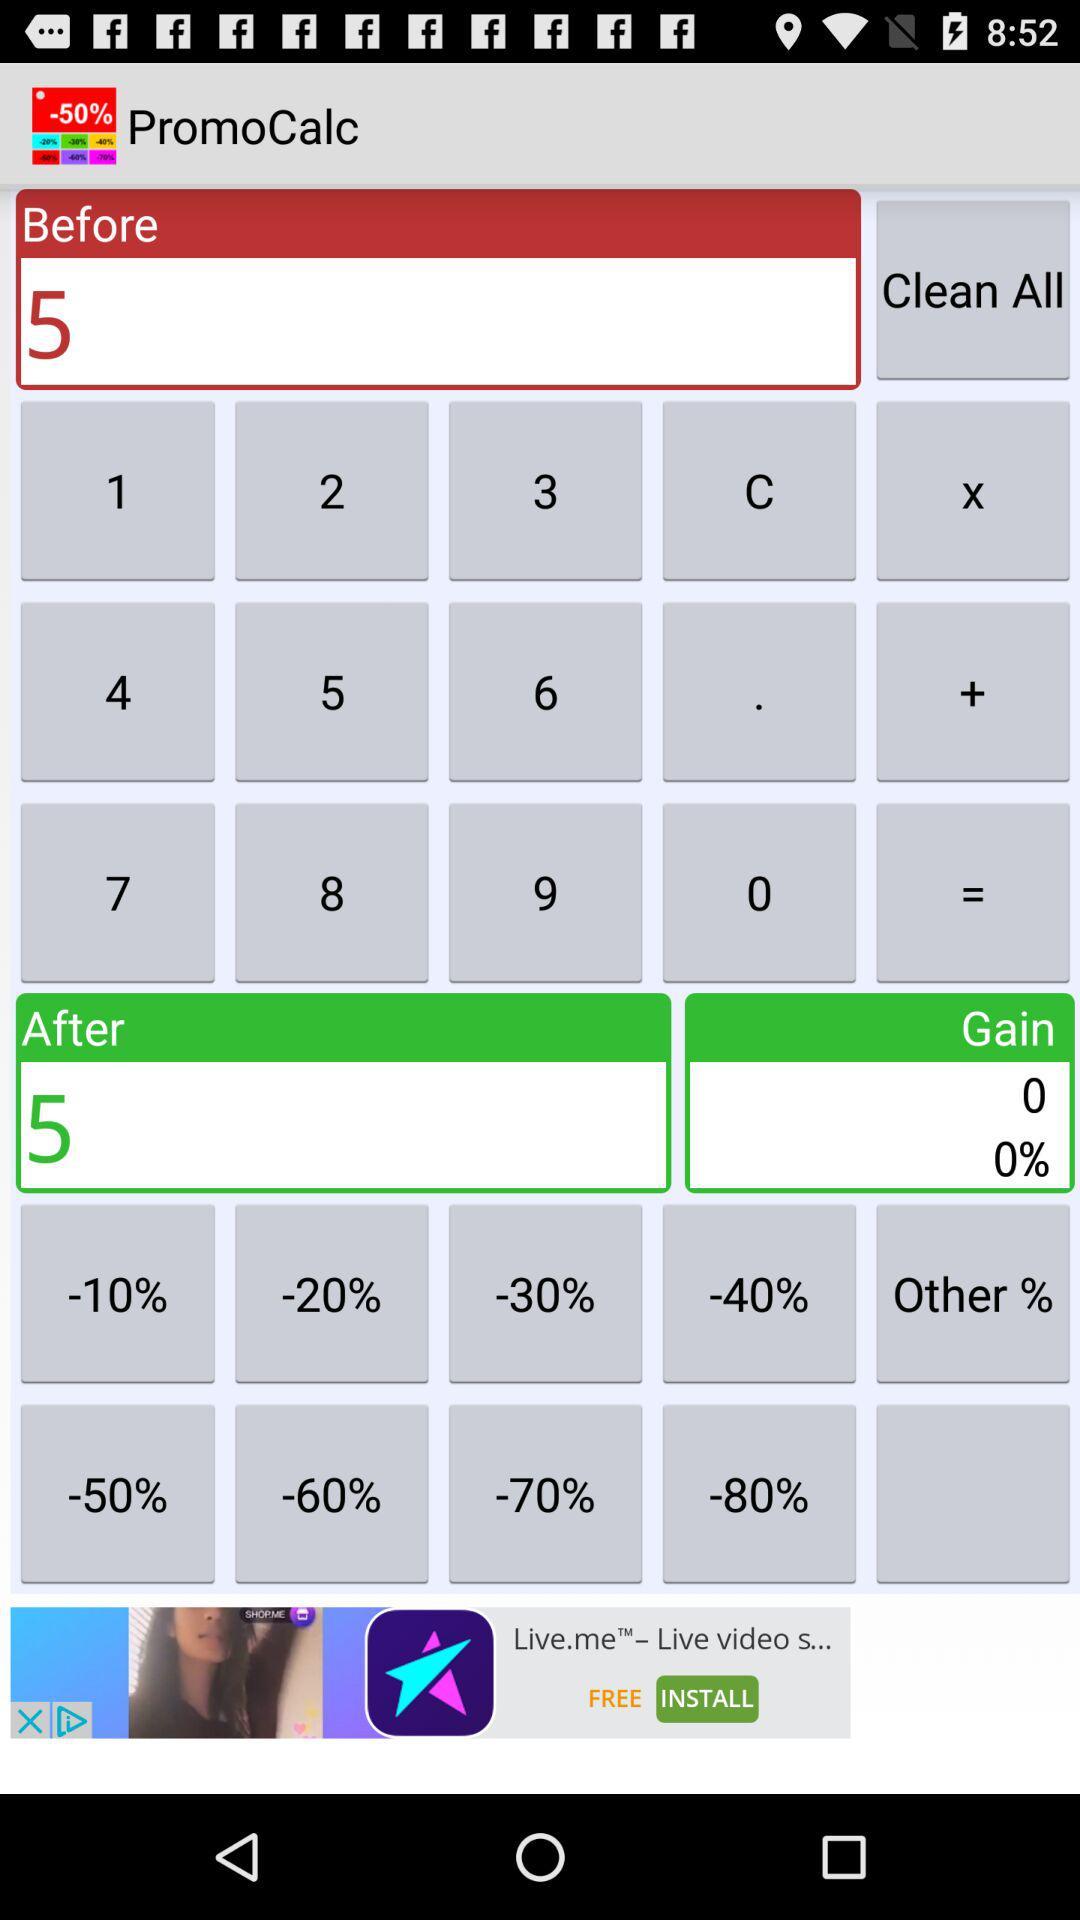 Image resolution: width=1080 pixels, height=1920 pixels. I want to click on 10, so click(118, 1293).